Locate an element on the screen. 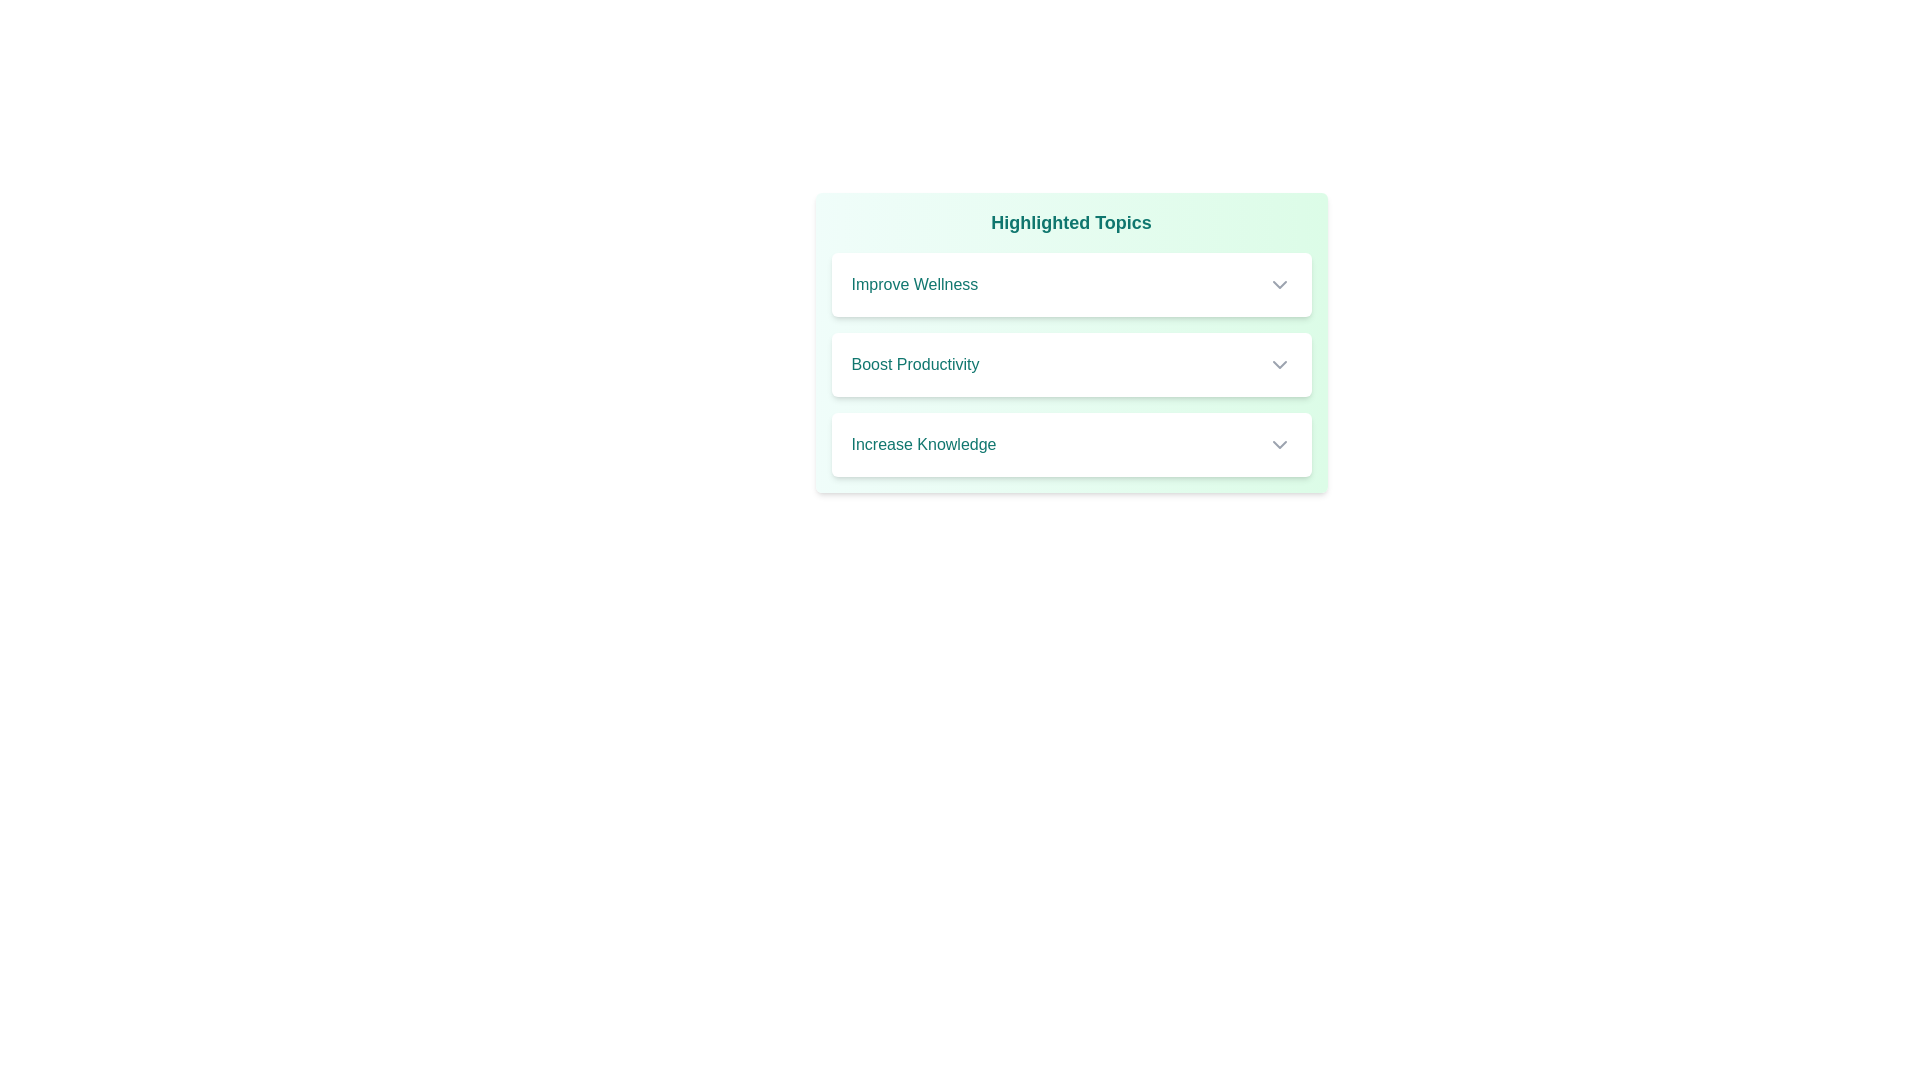  the dropdown menu labeled 'Improve Wellness' is located at coordinates (1070, 285).